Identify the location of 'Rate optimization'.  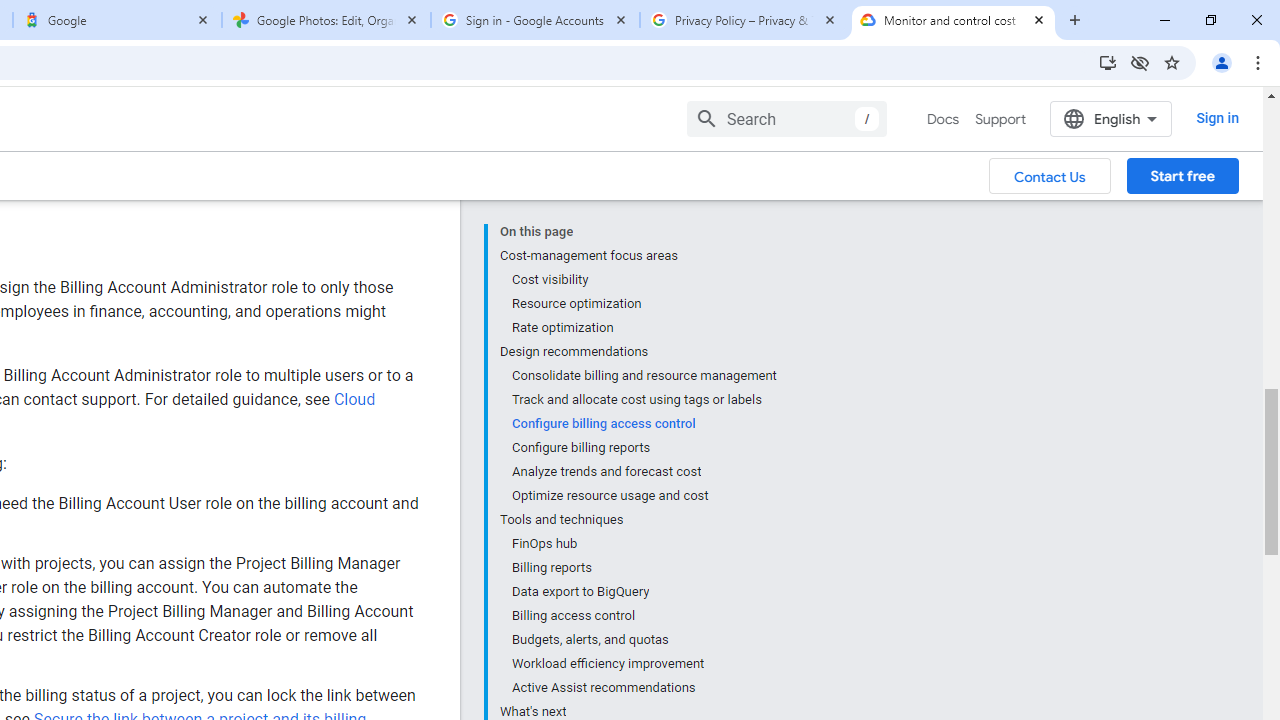
(643, 326).